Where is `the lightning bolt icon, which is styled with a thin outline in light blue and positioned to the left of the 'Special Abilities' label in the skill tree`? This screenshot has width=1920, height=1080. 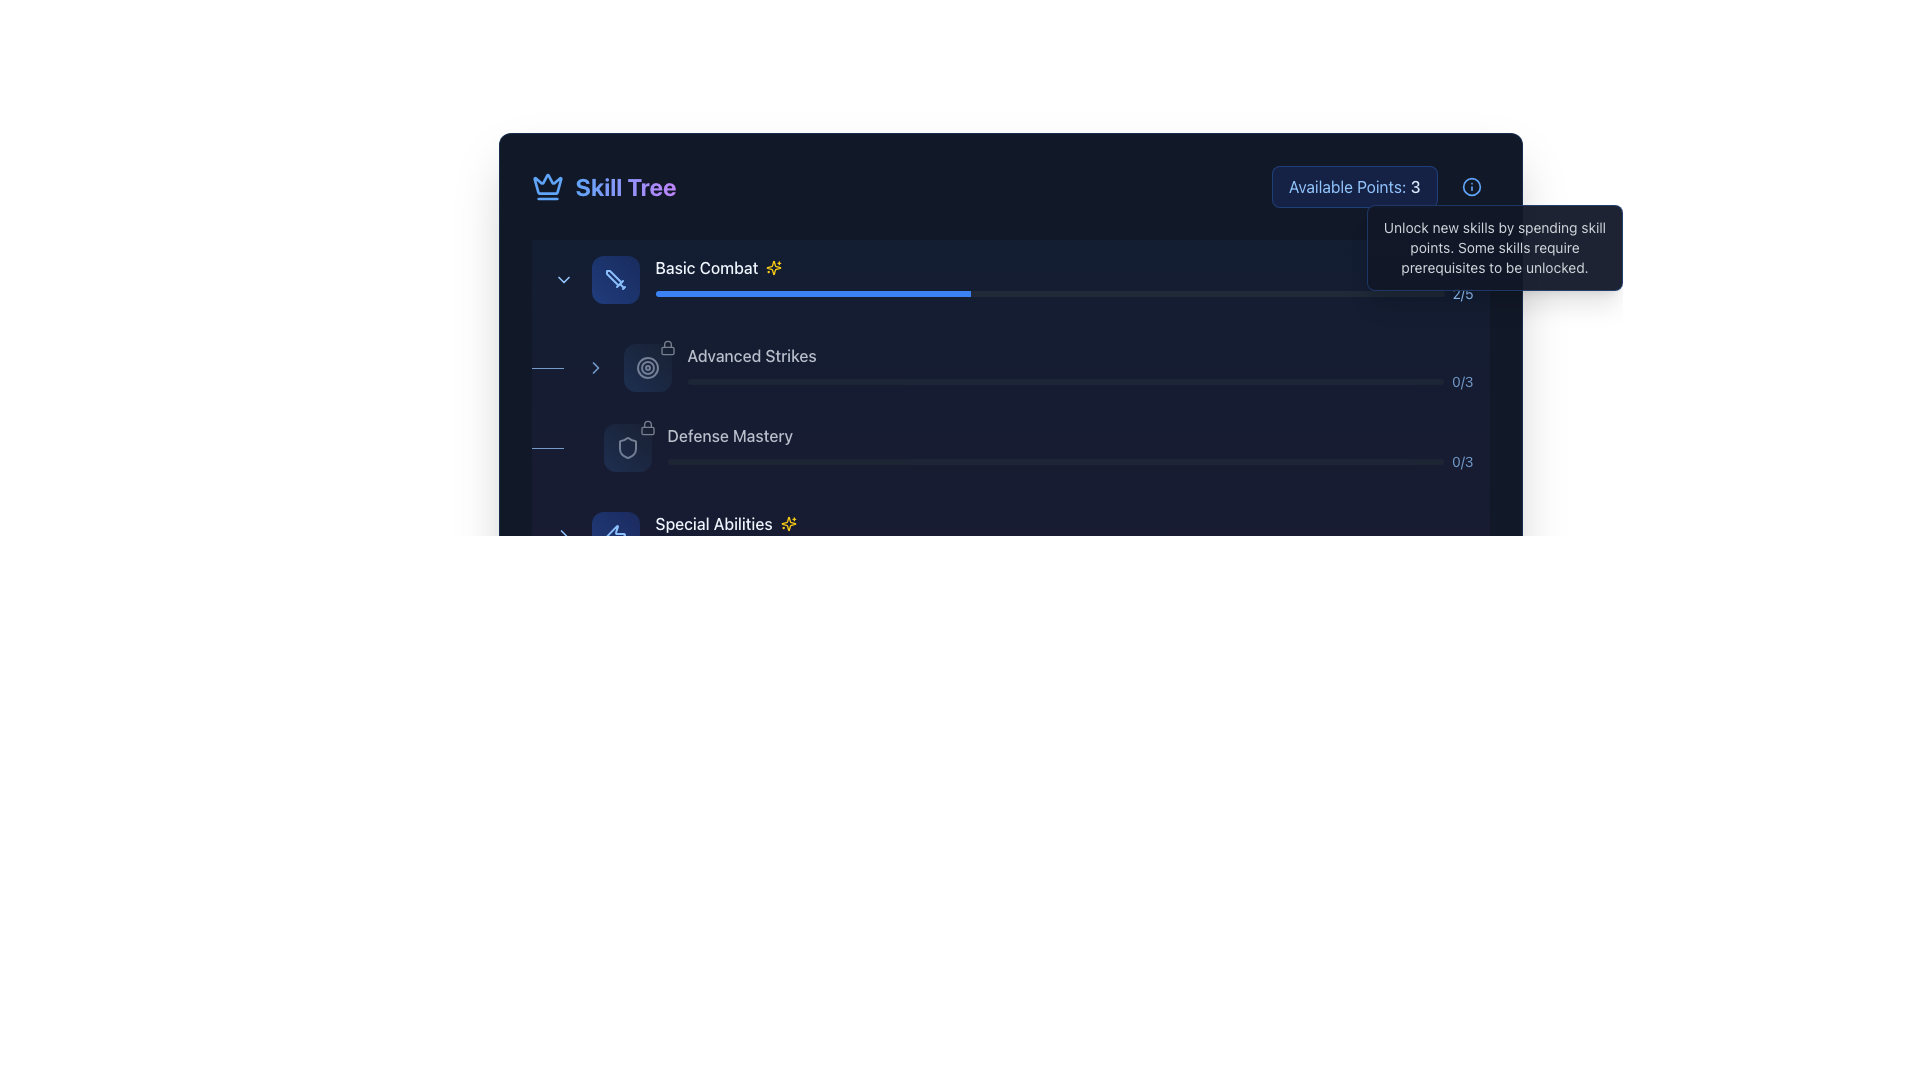 the lightning bolt icon, which is styled with a thin outline in light blue and positioned to the left of the 'Special Abilities' label in the skill tree is located at coordinates (614, 535).